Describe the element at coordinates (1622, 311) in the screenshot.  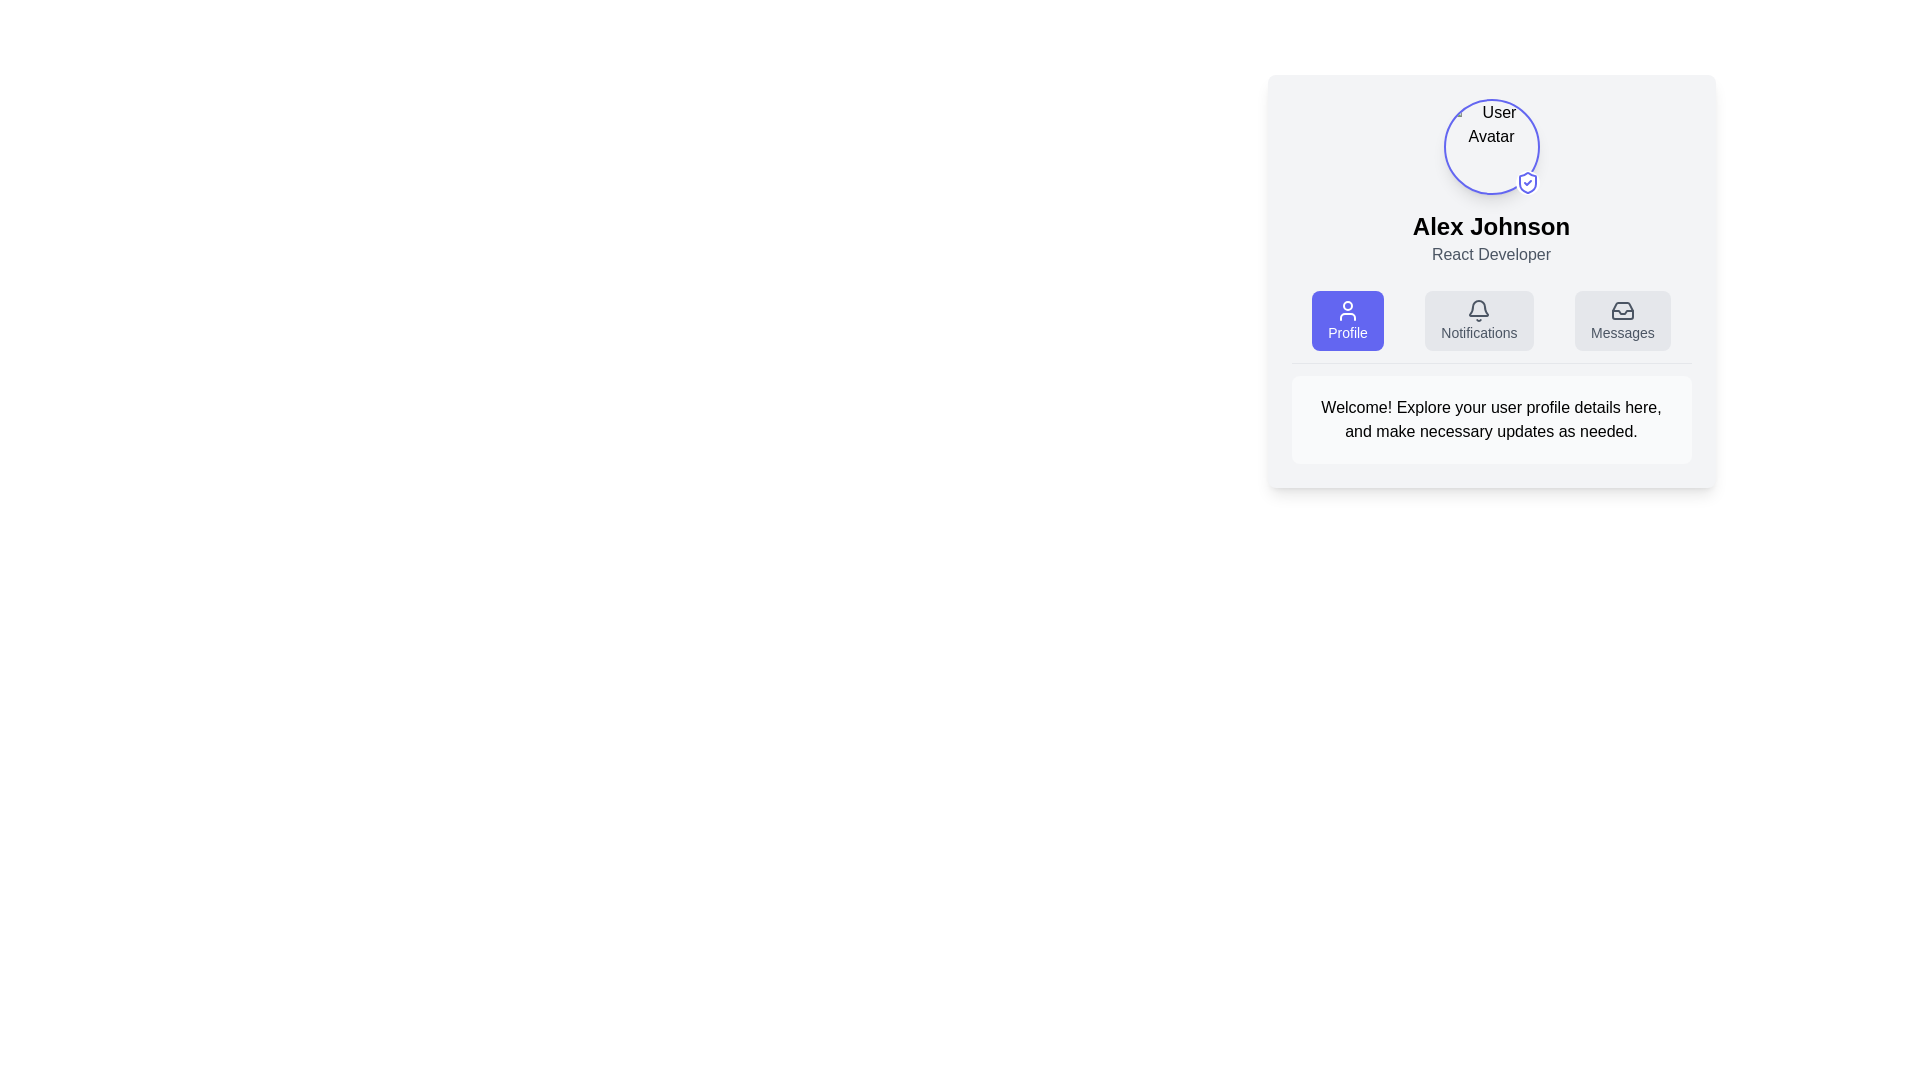
I see `the inbox icon located in the top-right section of the interface` at that location.